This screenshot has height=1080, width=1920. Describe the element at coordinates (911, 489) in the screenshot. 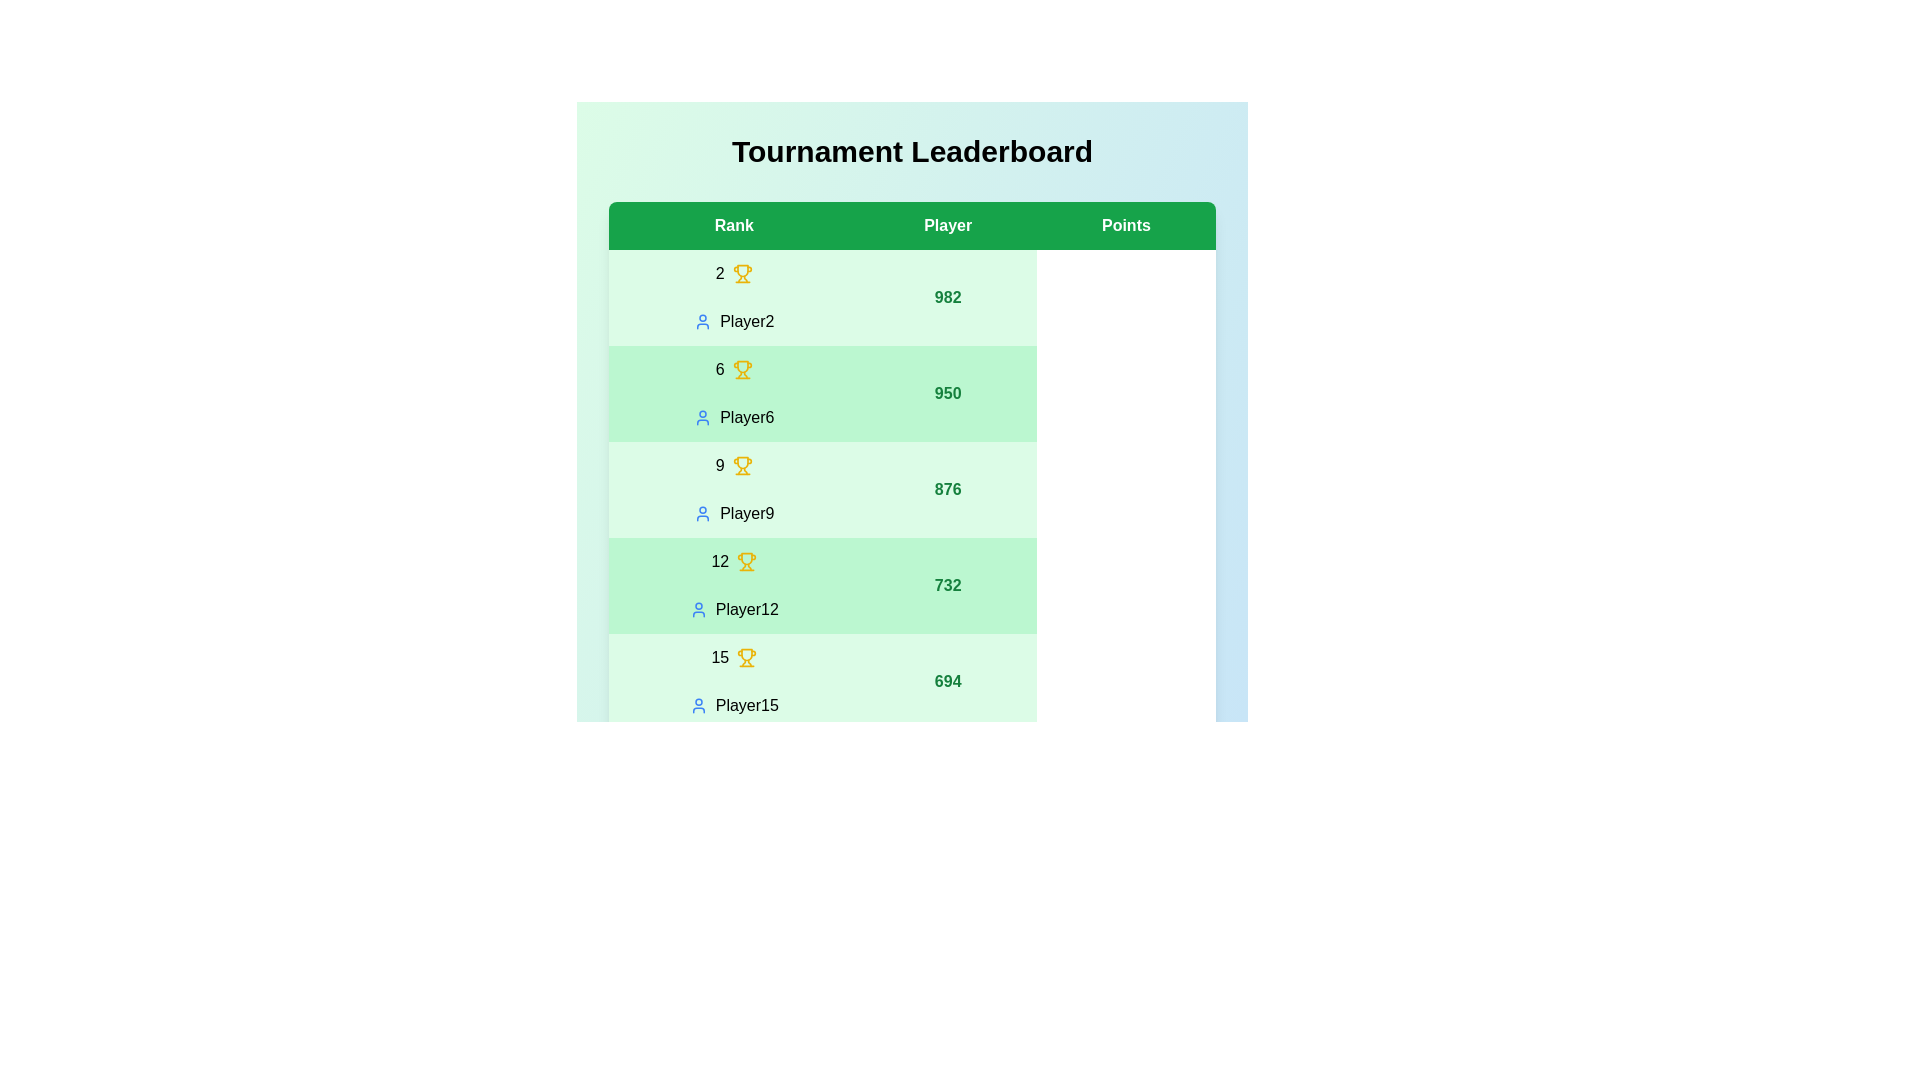

I see `the row corresponding to rank 9` at that location.